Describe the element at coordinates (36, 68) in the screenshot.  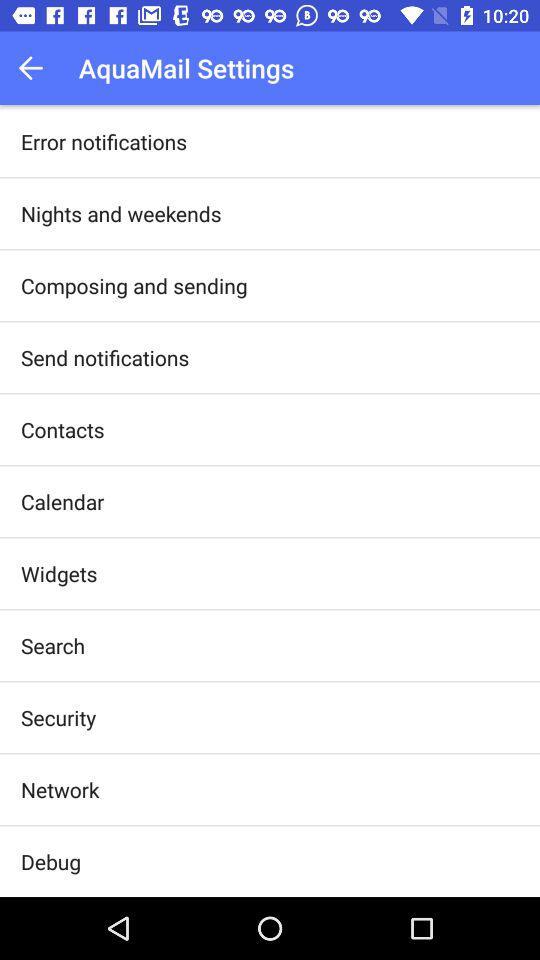
I see `the app to the left of the aquamail settings app` at that location.